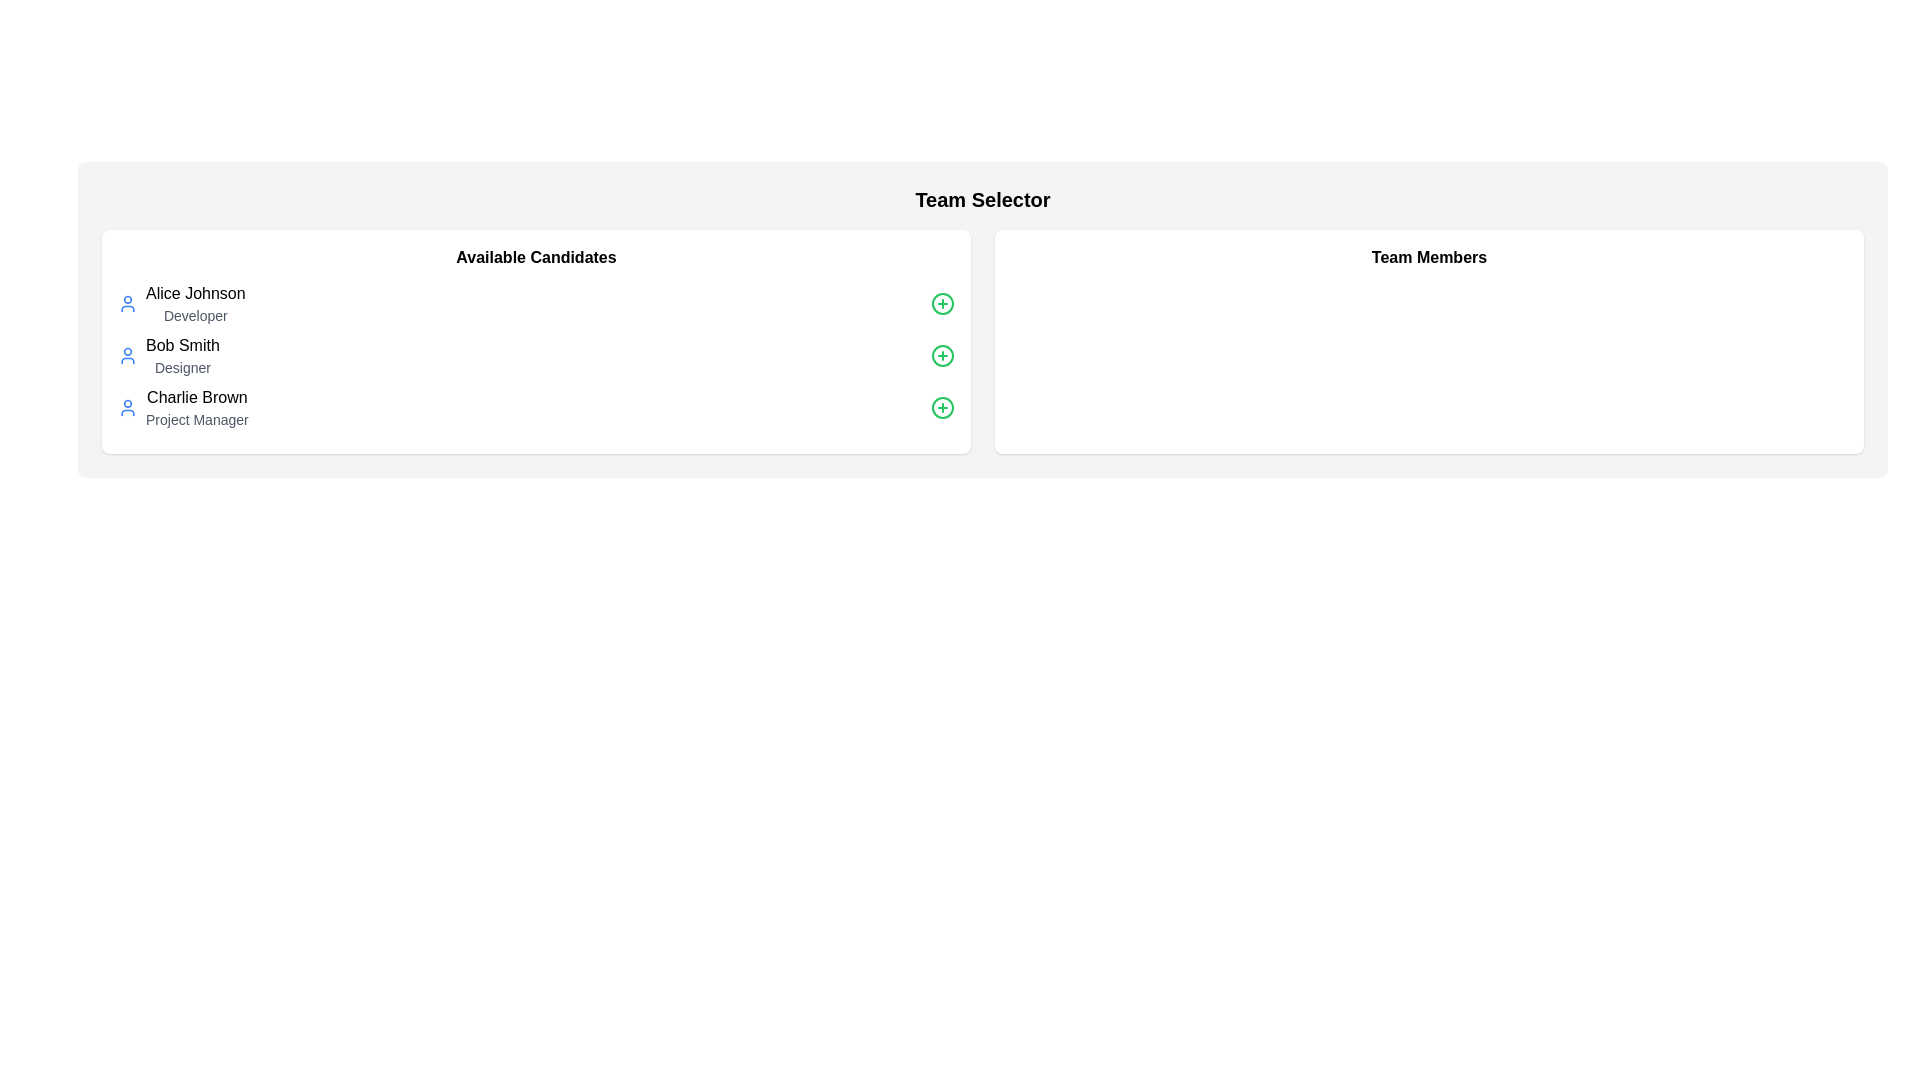 The width and height of the screenshot is (1920, 1080). I want to click on to select the candidate 'Charlie Brown', who is the Project Manager, from the third entry in the 'Available Candidates' list located in the left panel, so click(183, 407).